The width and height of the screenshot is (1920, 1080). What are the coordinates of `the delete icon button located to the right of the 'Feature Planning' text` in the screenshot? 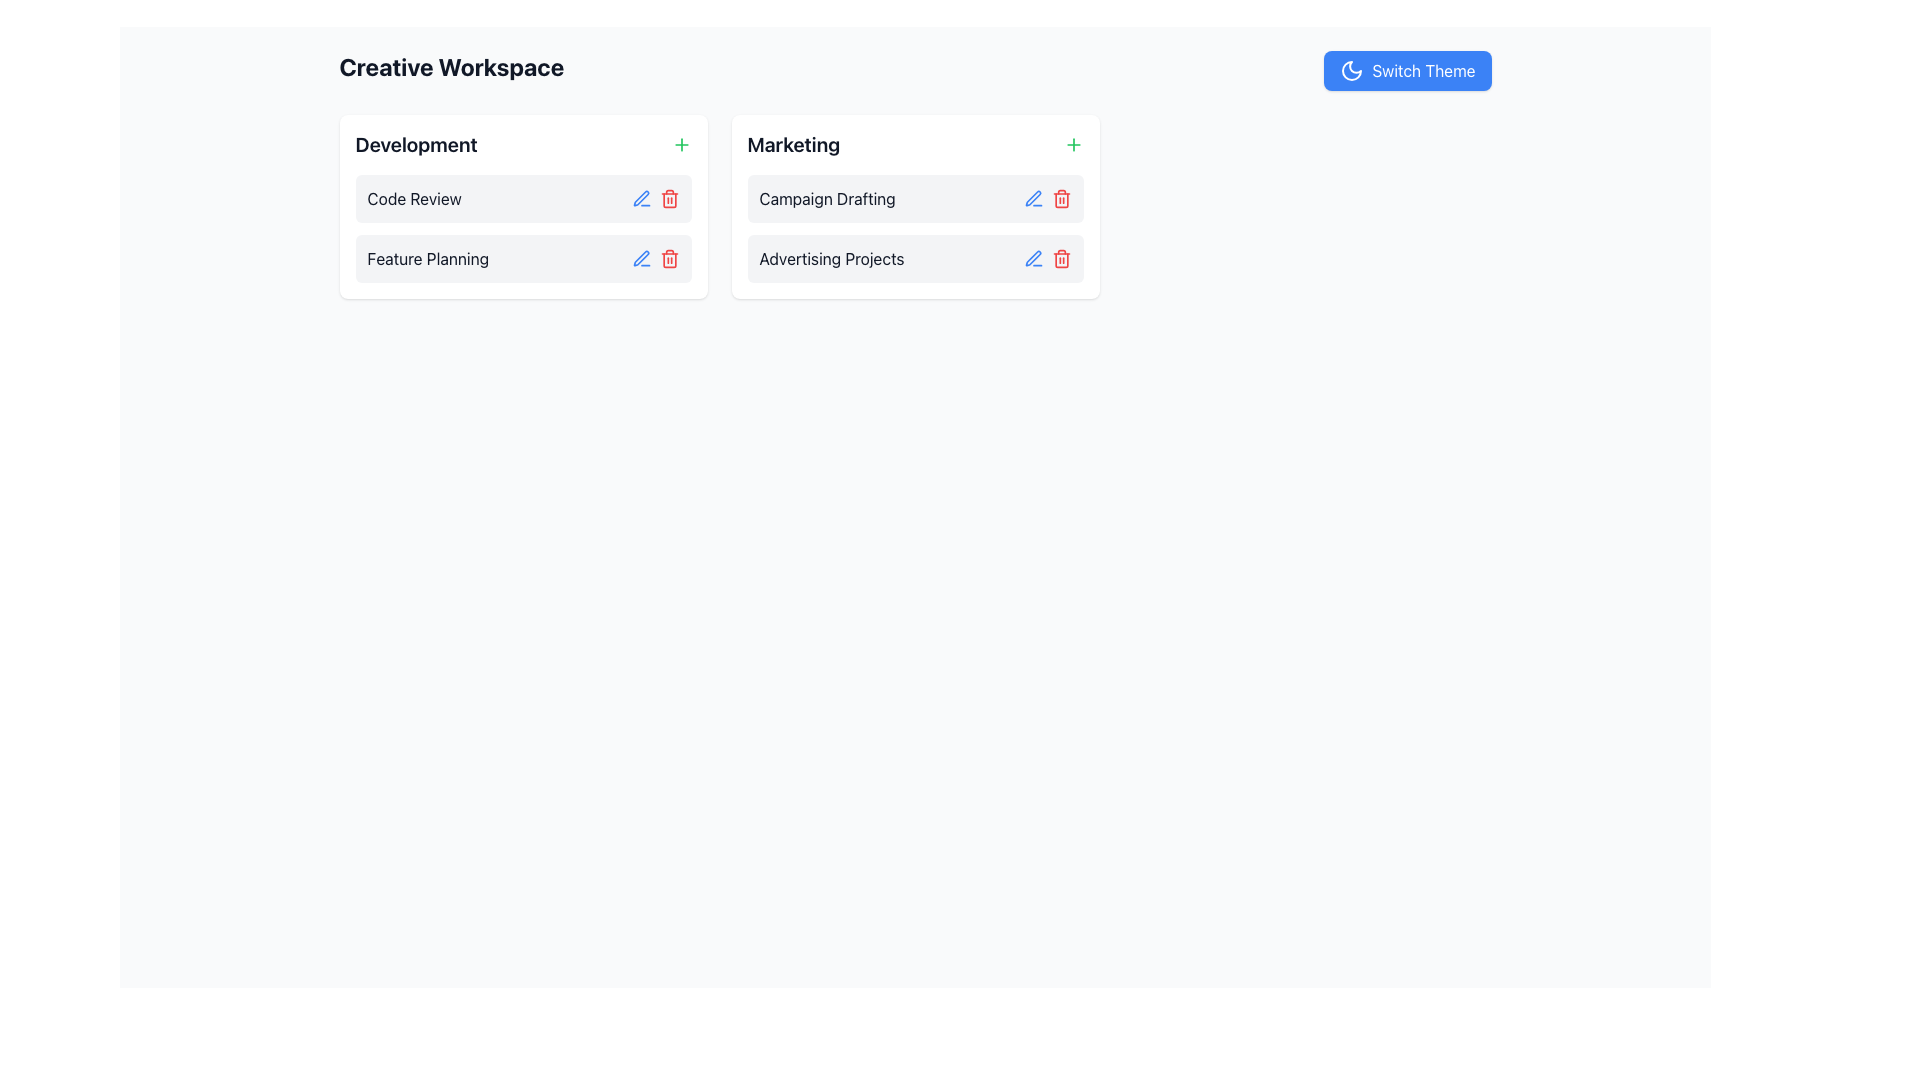 It's located at (669, 257).